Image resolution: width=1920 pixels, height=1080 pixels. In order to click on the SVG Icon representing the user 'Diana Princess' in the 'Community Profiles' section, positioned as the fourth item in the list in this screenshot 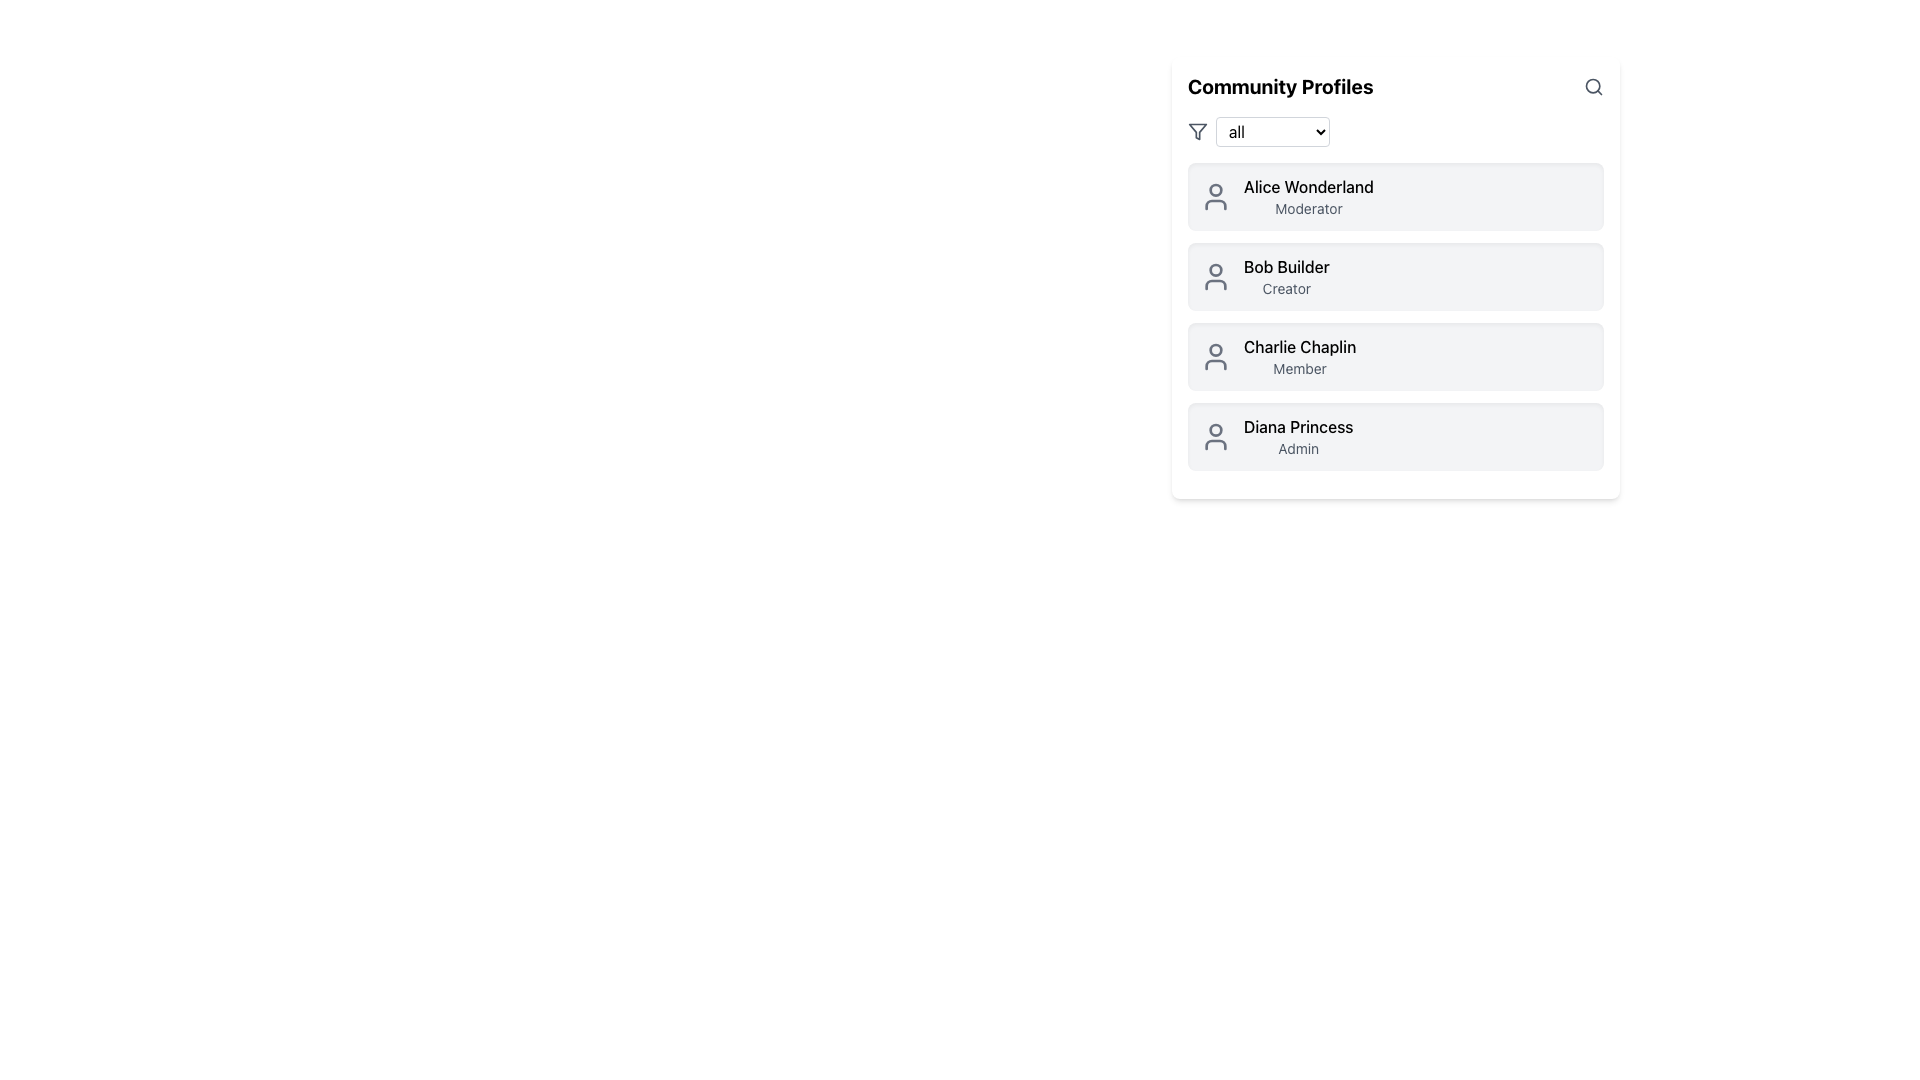, I will do `click(1214, 435)`.